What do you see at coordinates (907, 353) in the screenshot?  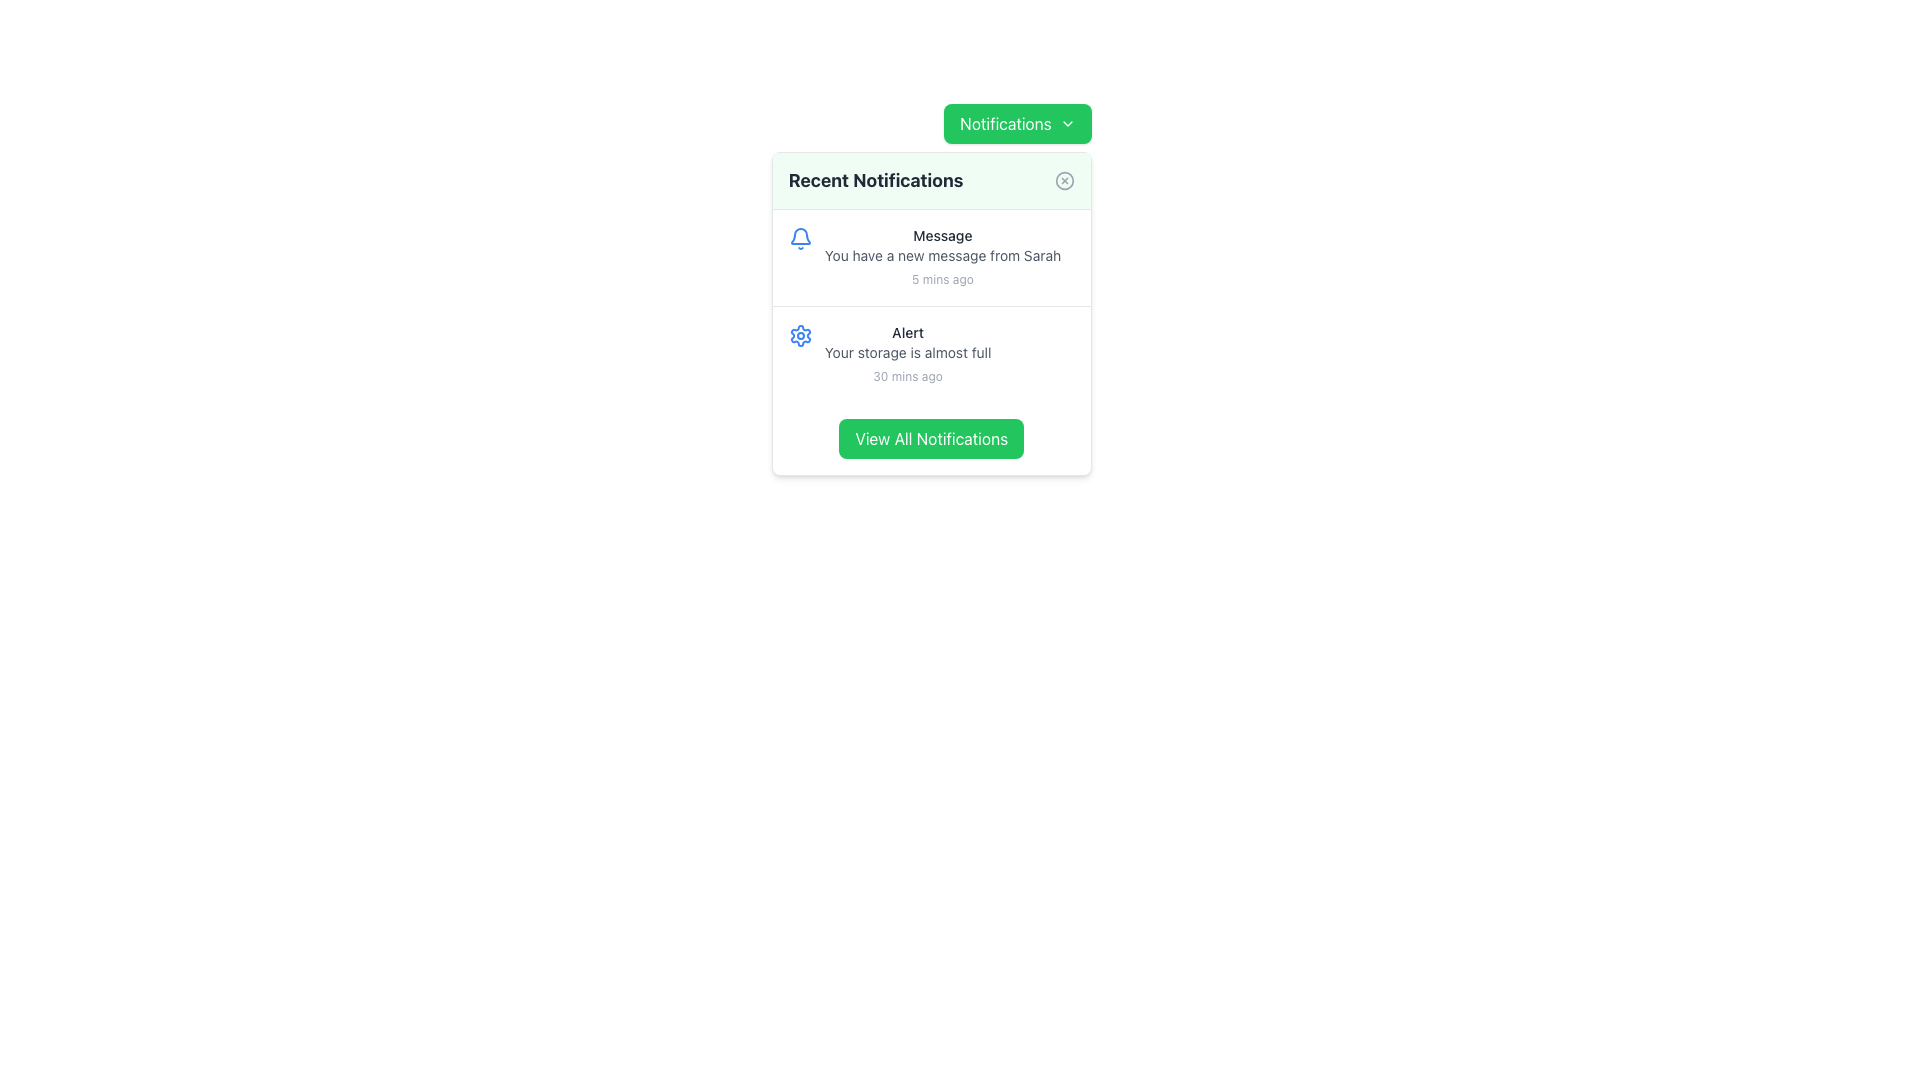 I see `the notification entry titled 'Alert' with the message 'Your storage is almost full'` at bounding box center [907, 353].